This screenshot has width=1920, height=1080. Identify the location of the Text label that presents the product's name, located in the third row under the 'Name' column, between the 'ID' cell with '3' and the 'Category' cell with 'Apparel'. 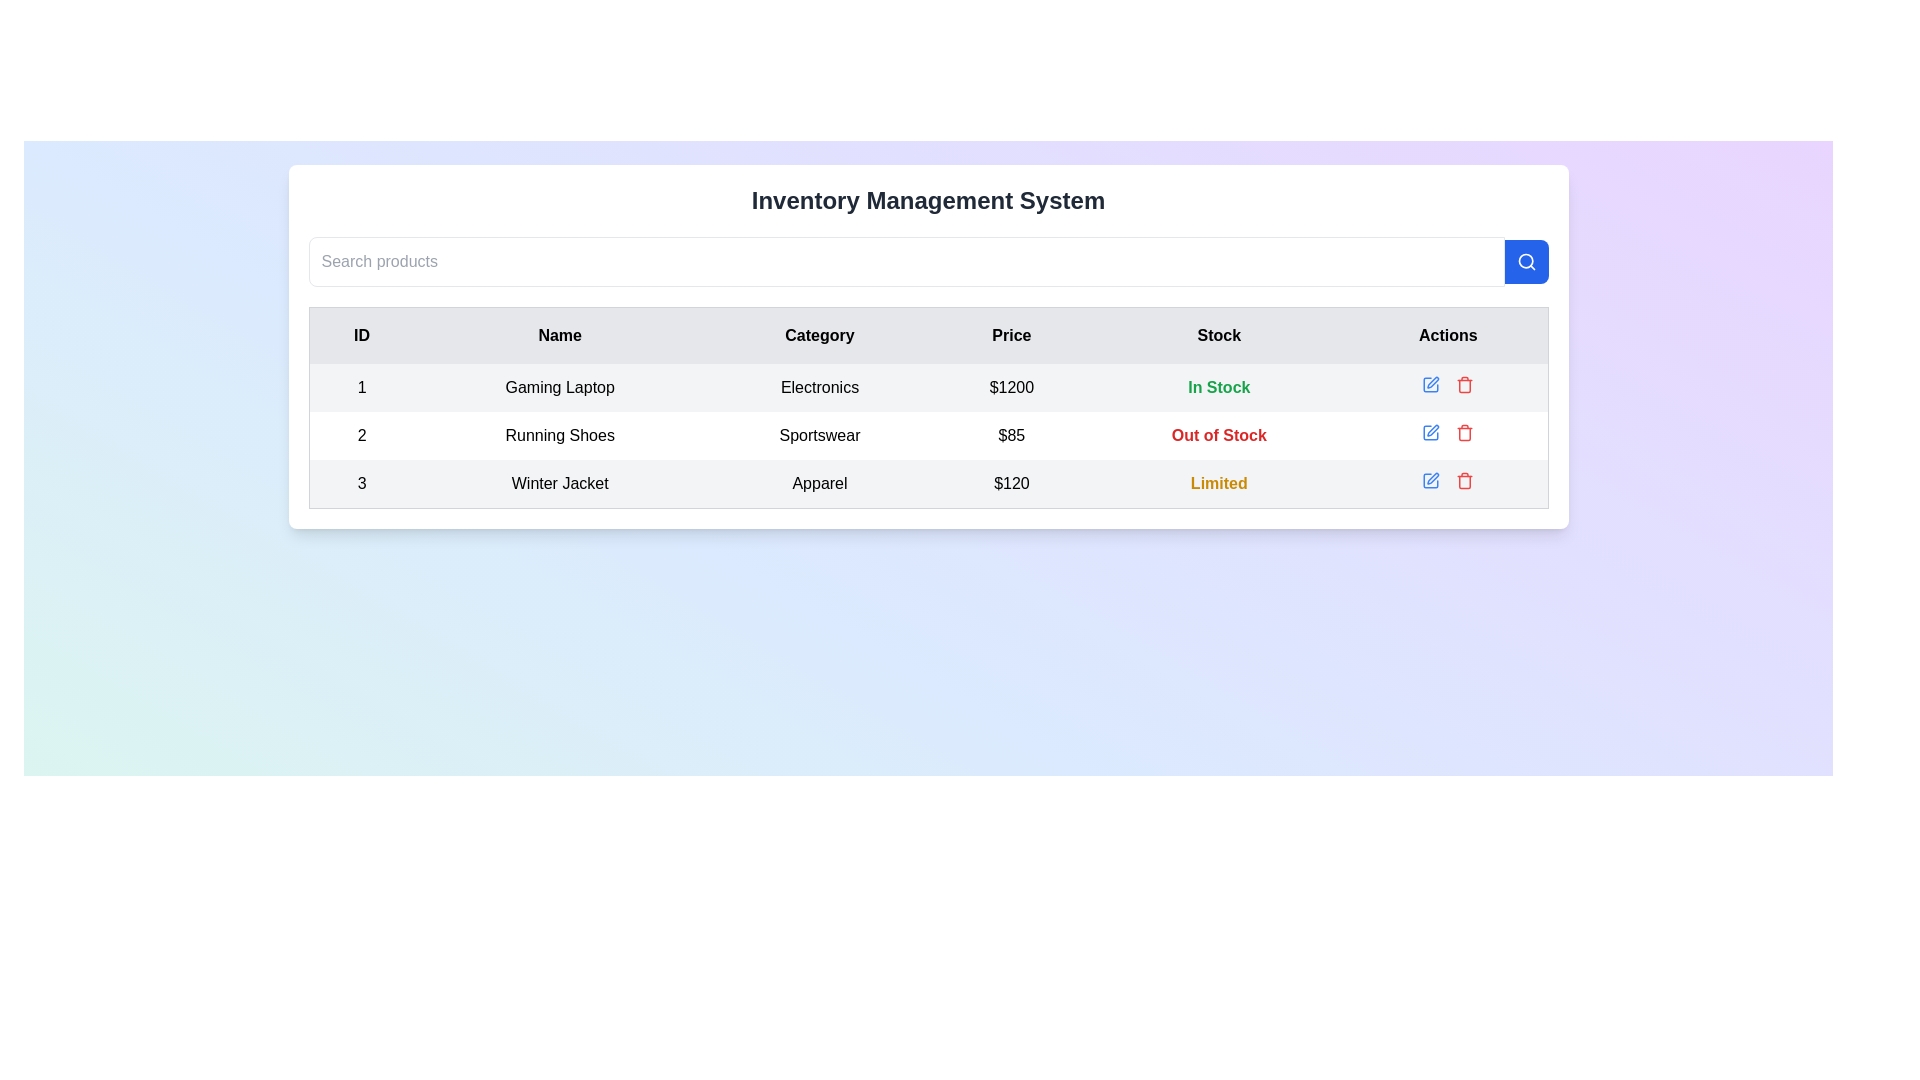
(560, 484).